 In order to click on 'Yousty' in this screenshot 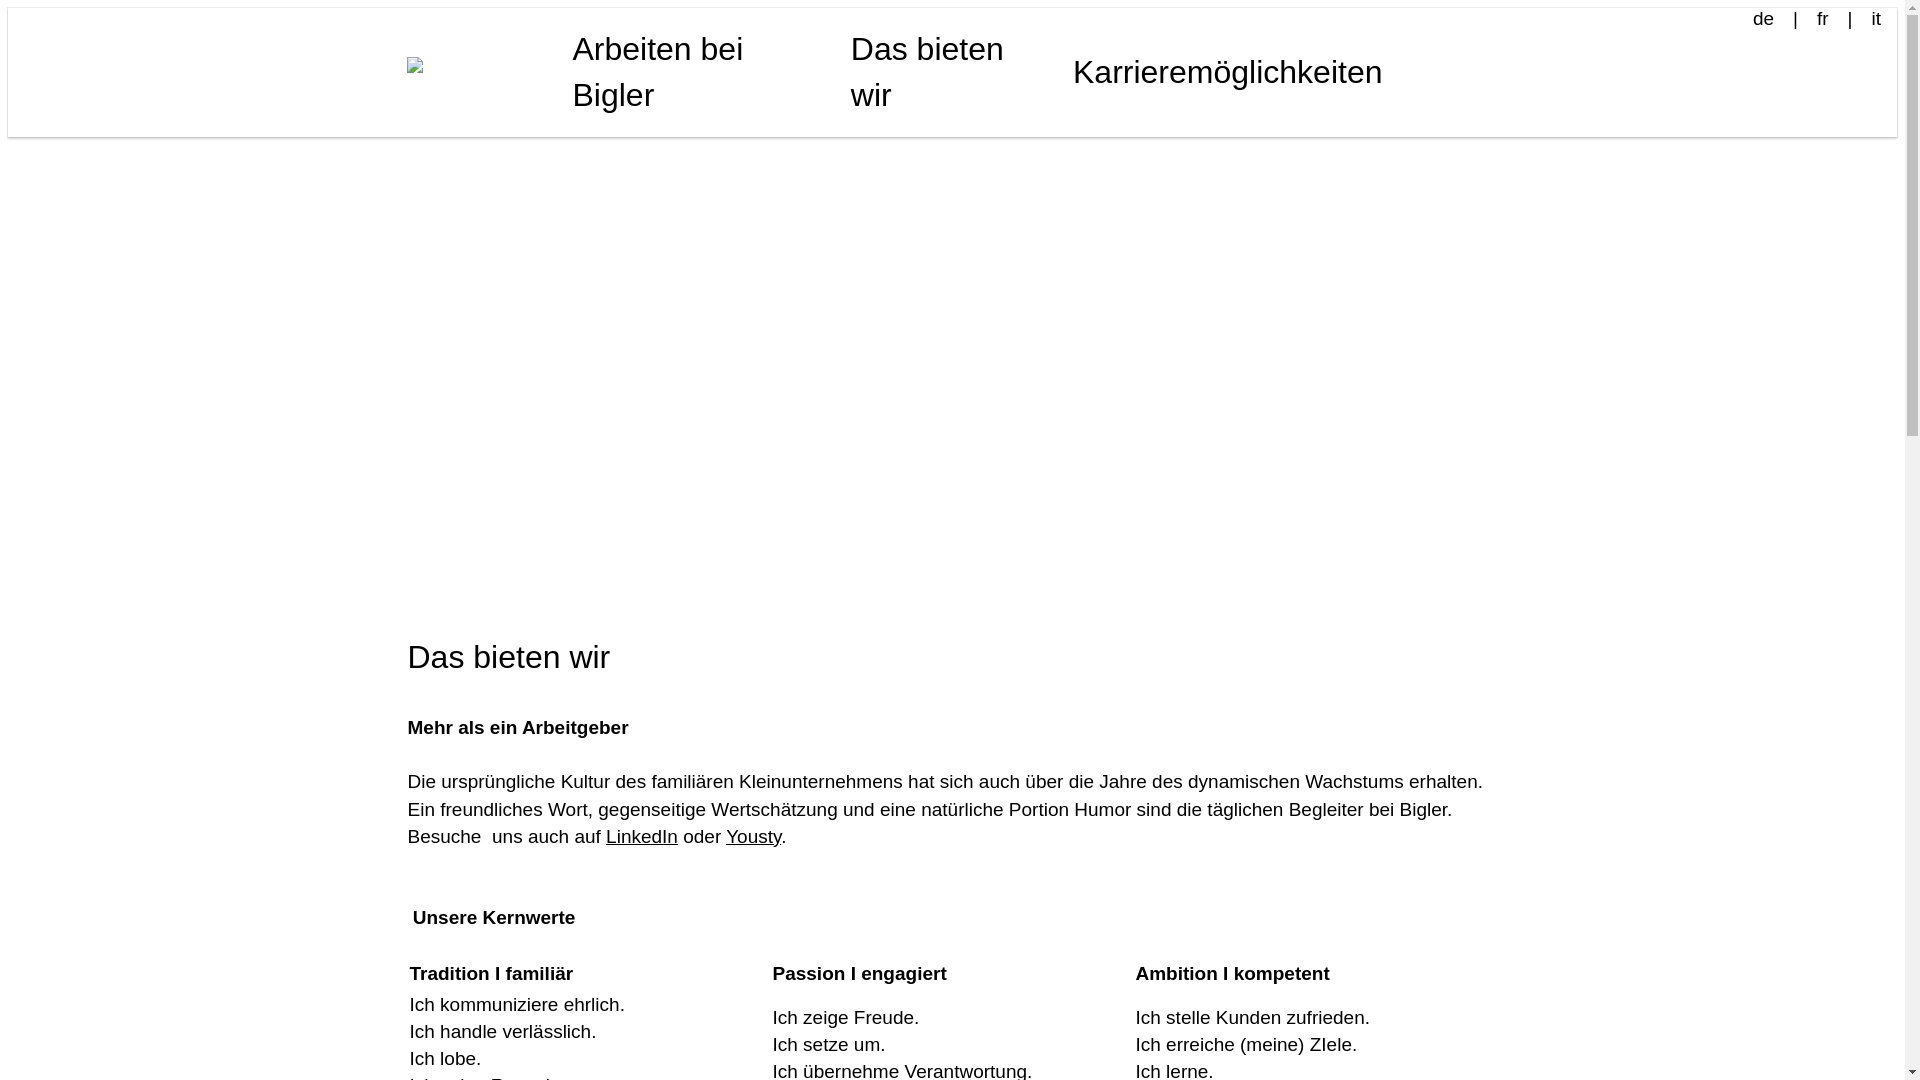, I will do `click(752, 836)`.